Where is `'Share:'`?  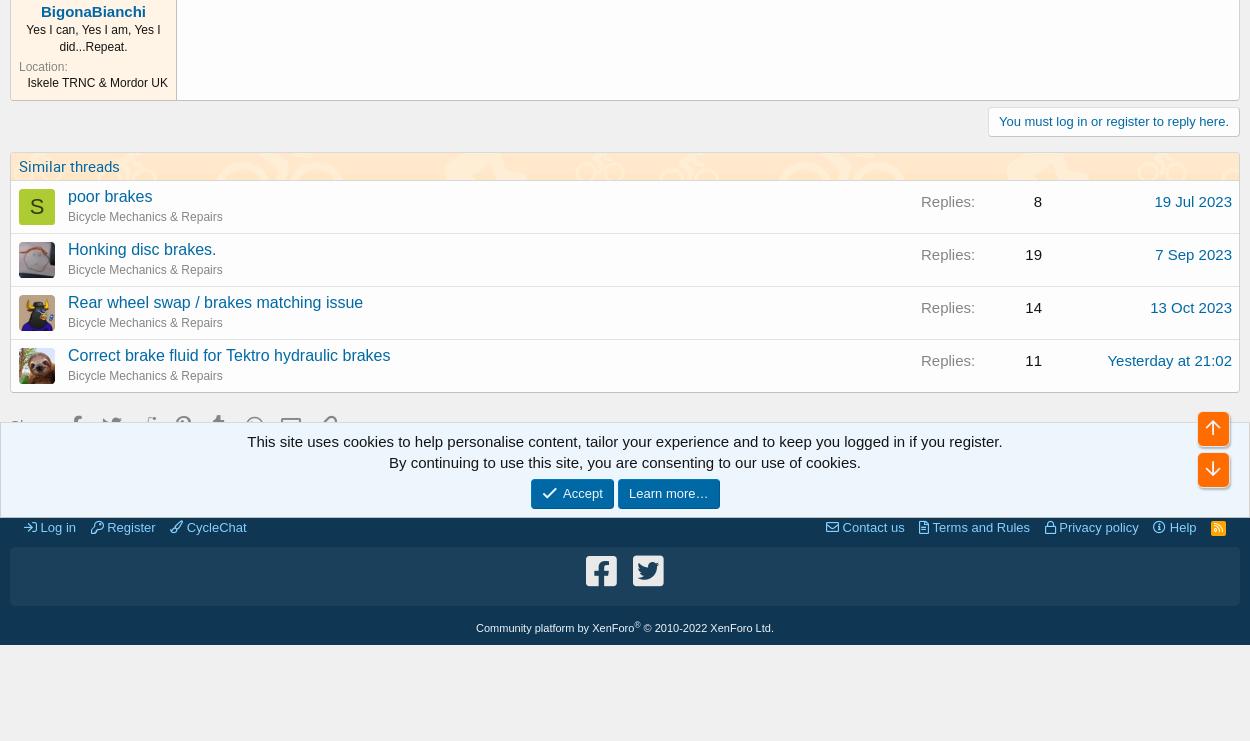 'Share:' is located at coordinates (32, 424).